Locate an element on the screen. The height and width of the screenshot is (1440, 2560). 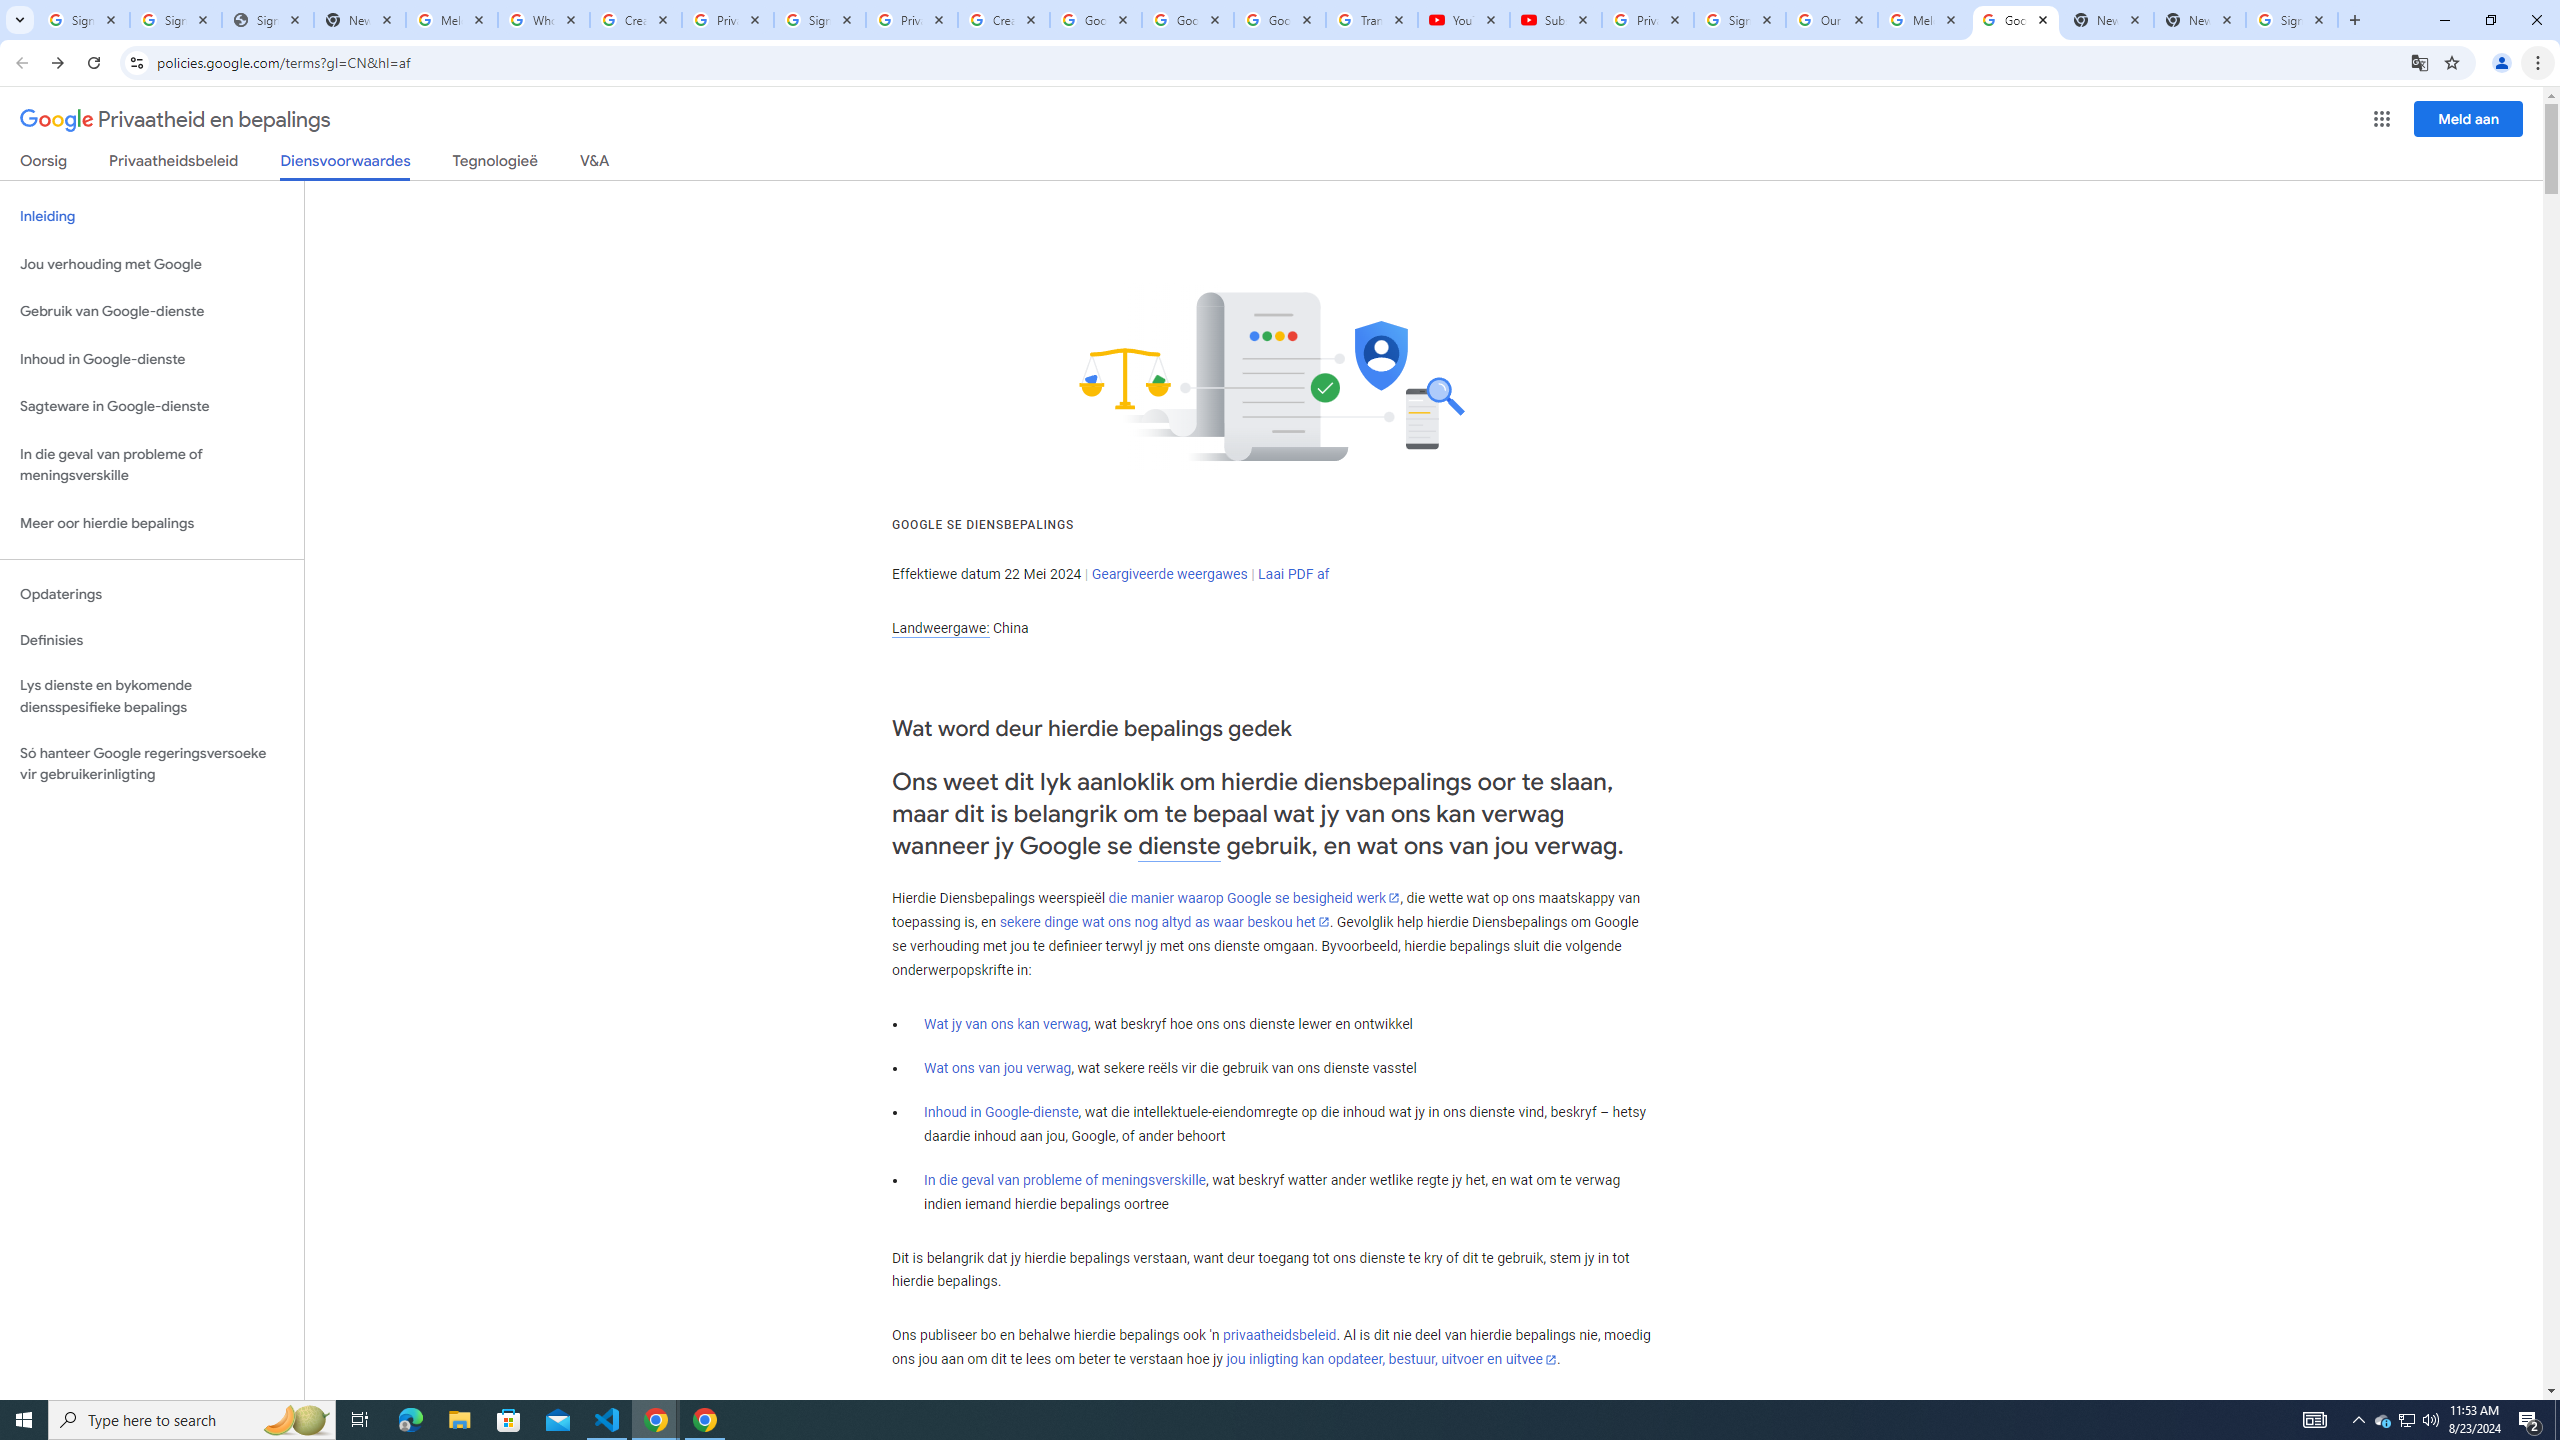
'sekere dinge wat ons nog altyd as waar beskou het' is located at coordinates (1163, 922).